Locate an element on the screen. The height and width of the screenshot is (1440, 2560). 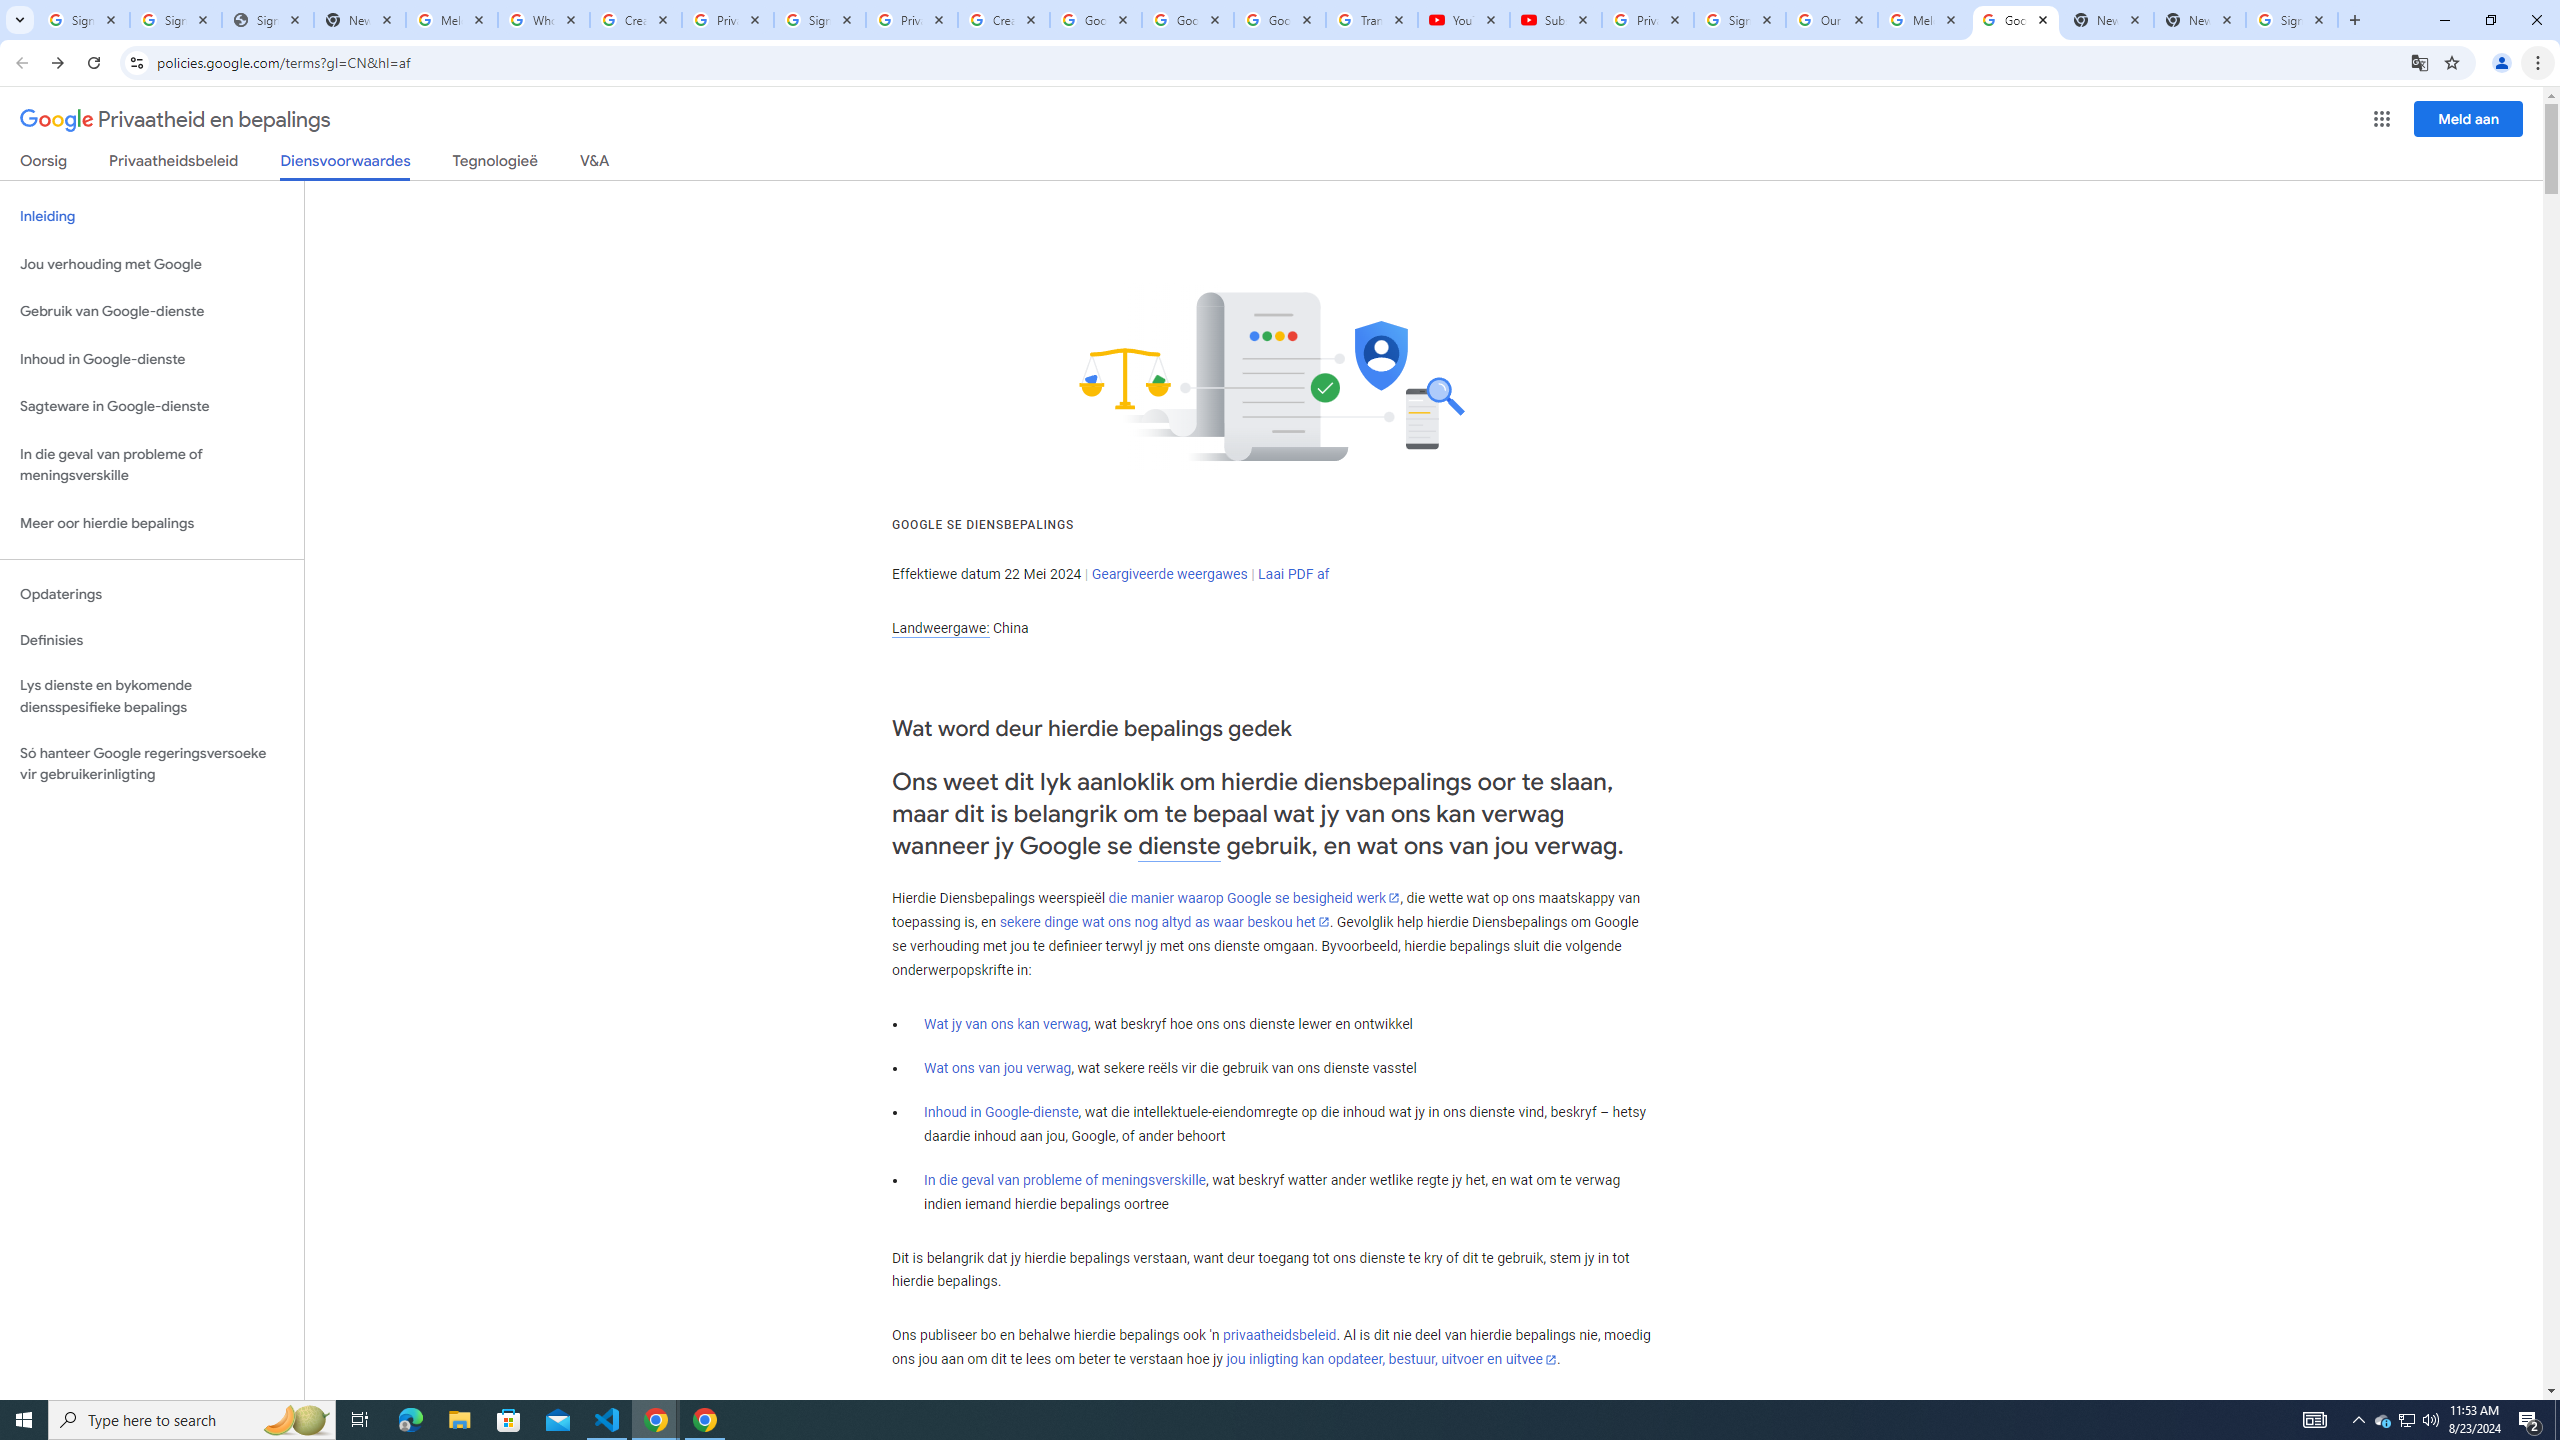
'sekere dinge wat ons nog altyd as waar beskou het' is located at coordinates (1163, 922).